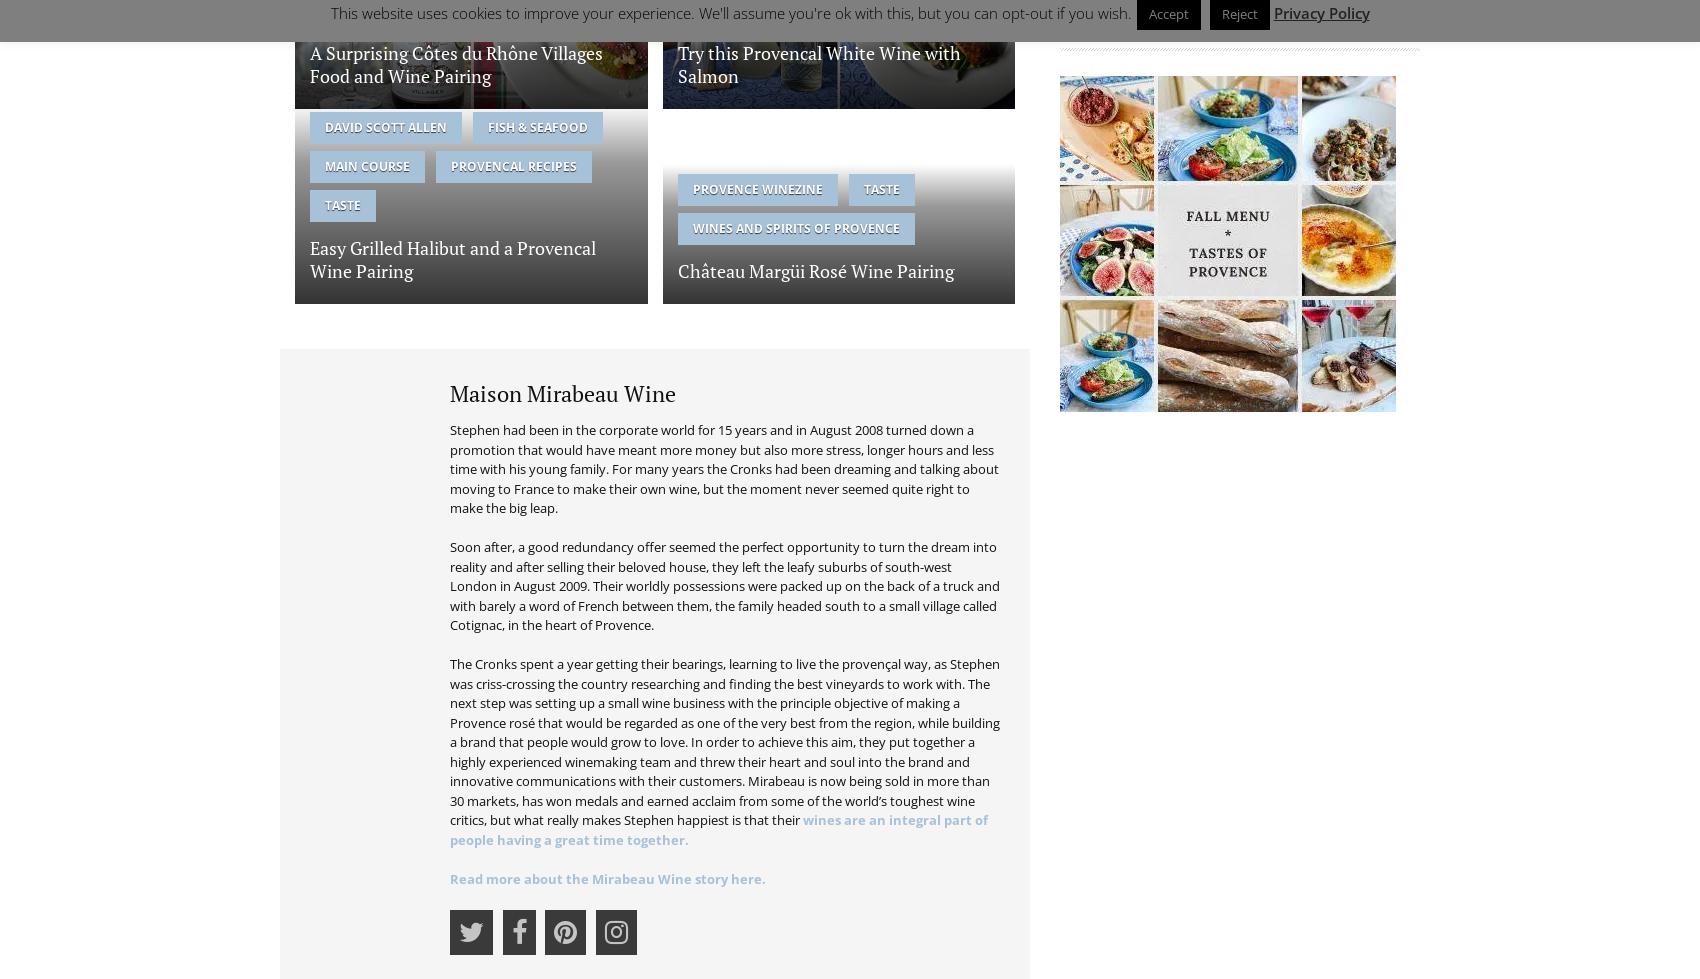 This screenshot has width=1700, height=979. What do you see at coordinates (385, 126) in the screenshot?
I see `'David Scott Allen'` at bounding box center [385, 126].